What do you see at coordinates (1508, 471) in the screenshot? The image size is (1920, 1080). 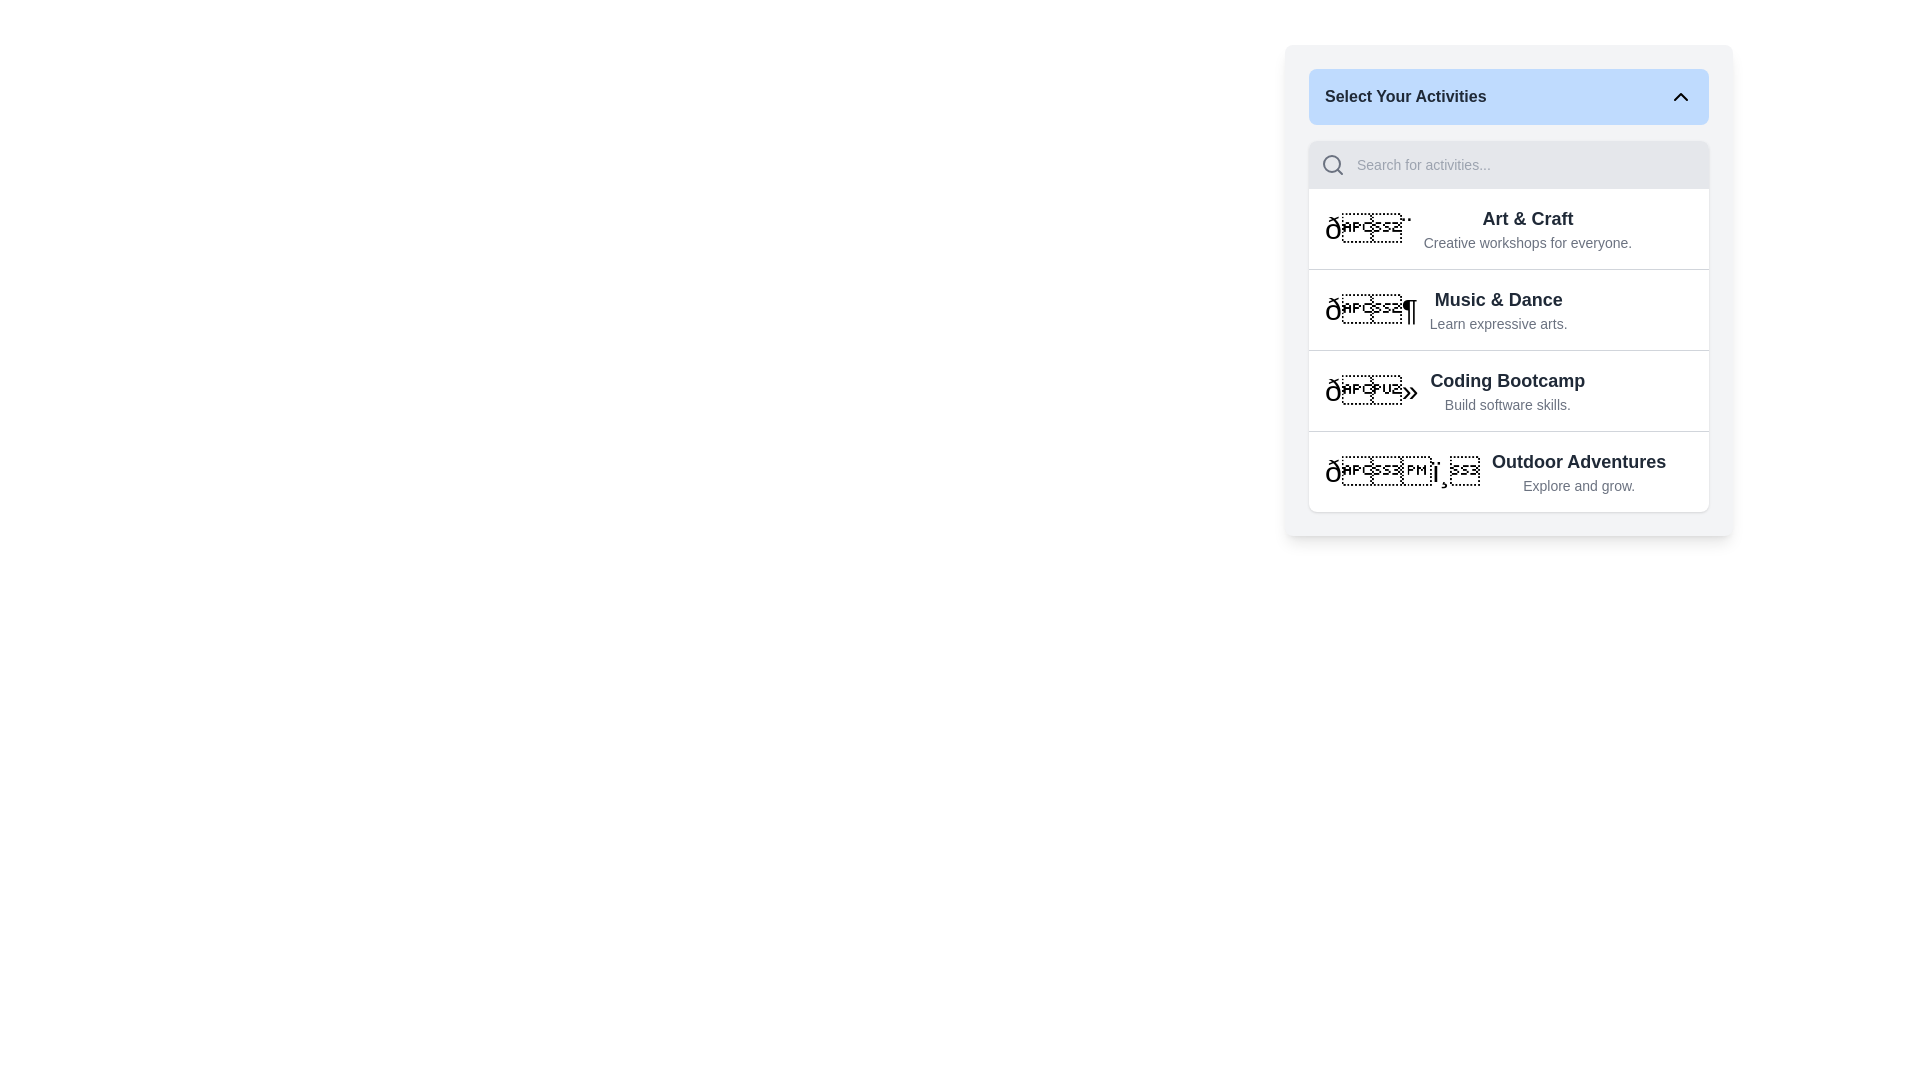 I see `the last item in the 'Select Your Activities' sidebar, which is labeled 'Outdoor Adventures'` at bounding box center [1508, 471].